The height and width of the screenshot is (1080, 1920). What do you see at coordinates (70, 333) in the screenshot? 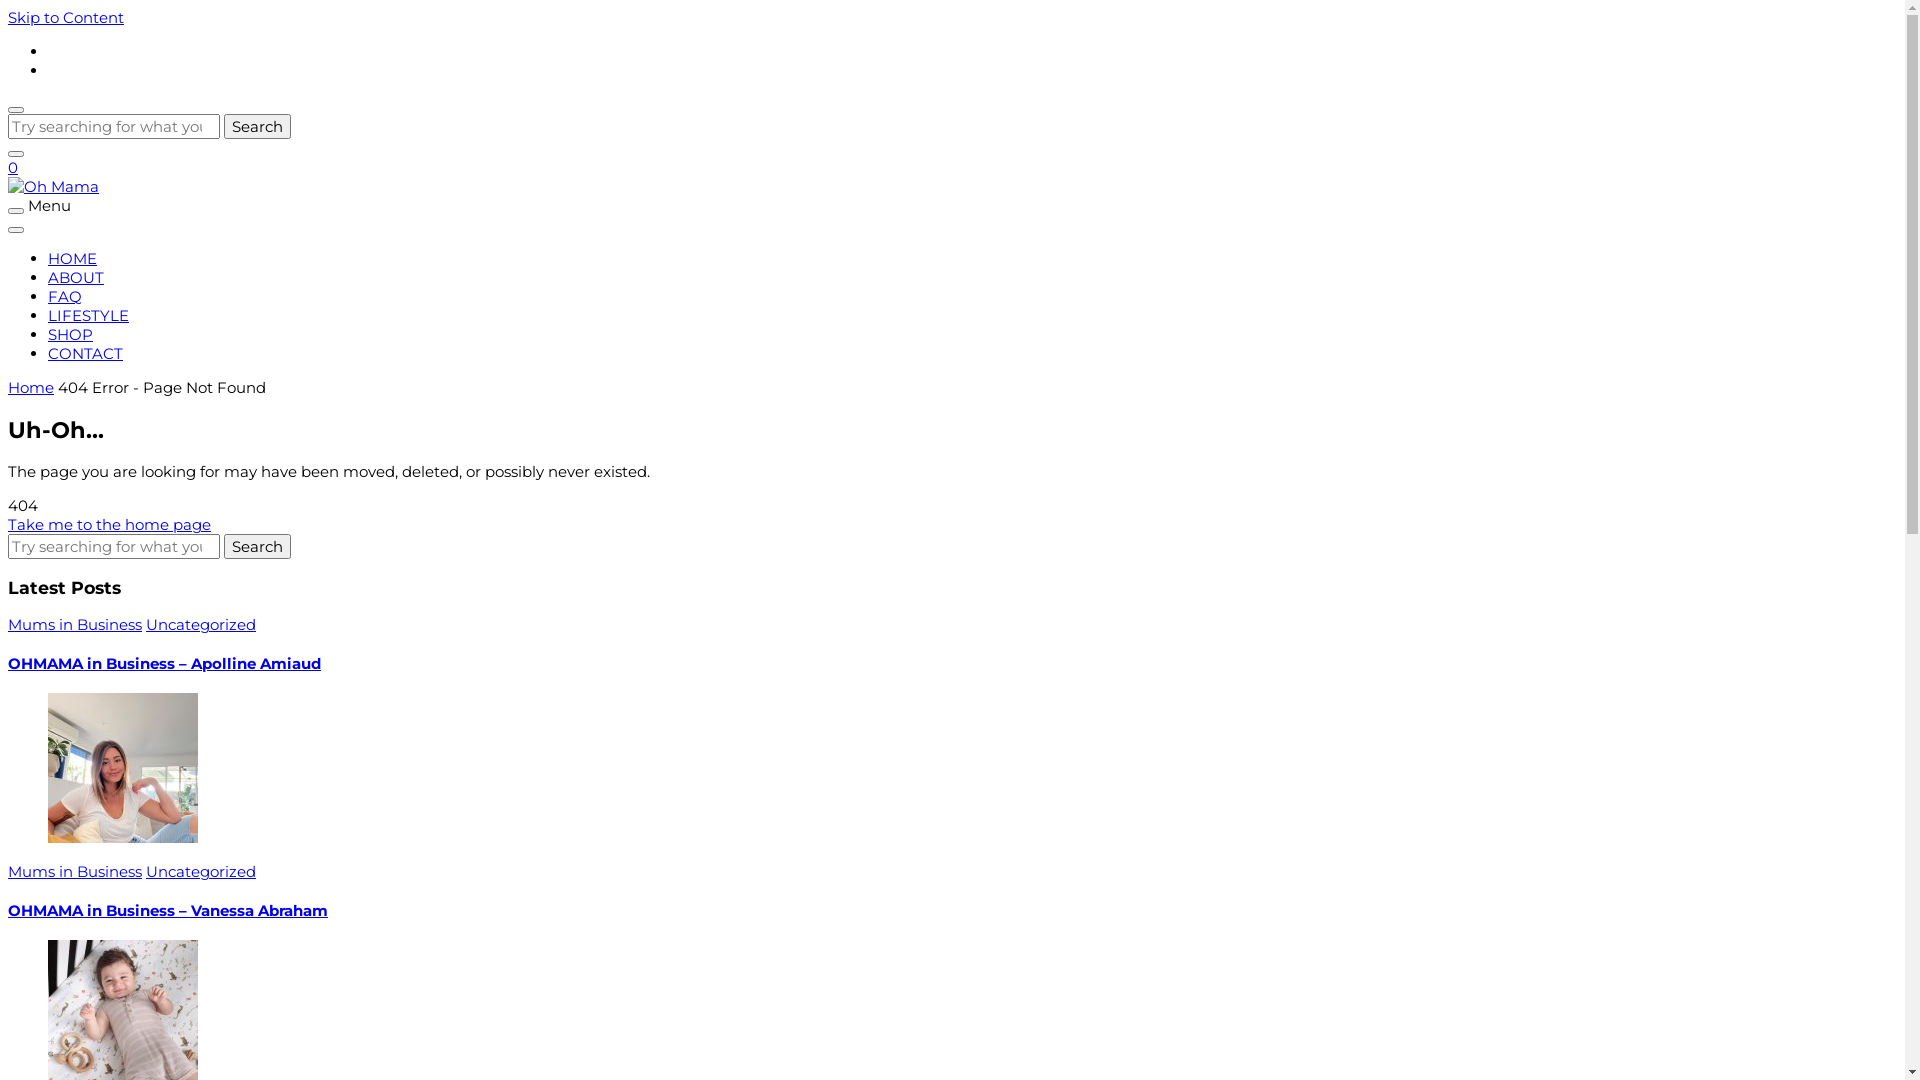
I see `'SHOP'` at bounding box center [70, 333].